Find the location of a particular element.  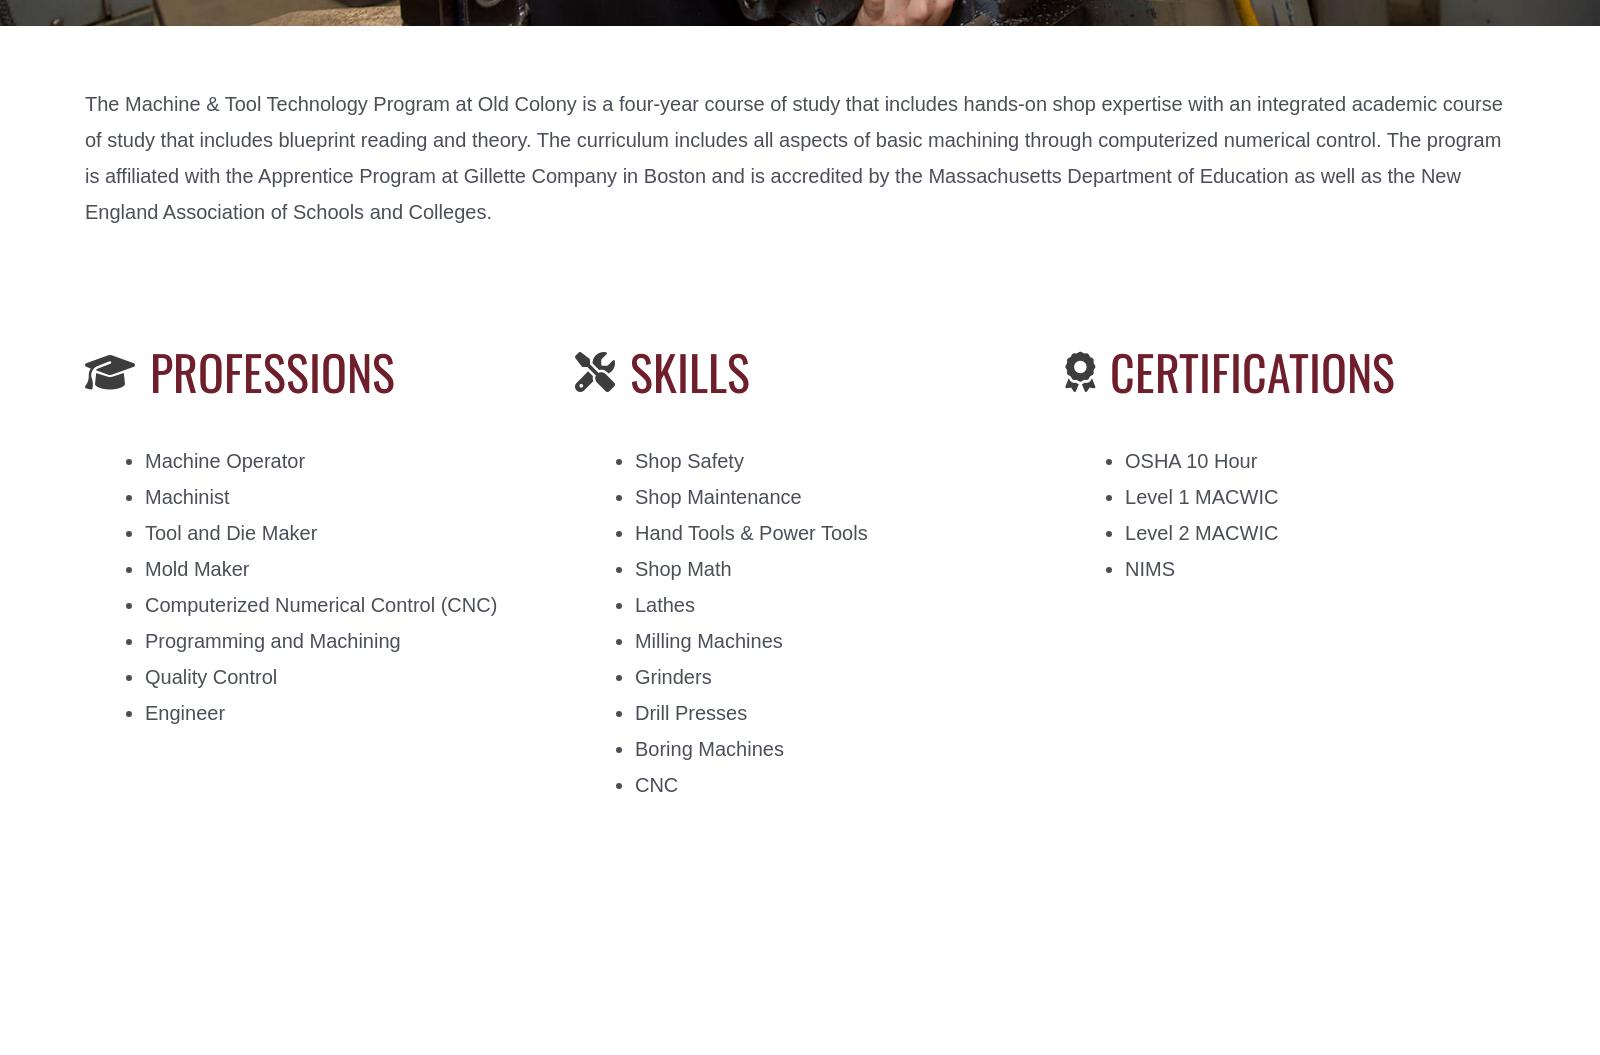

'Machinist' is located at coordinates (186, 497).